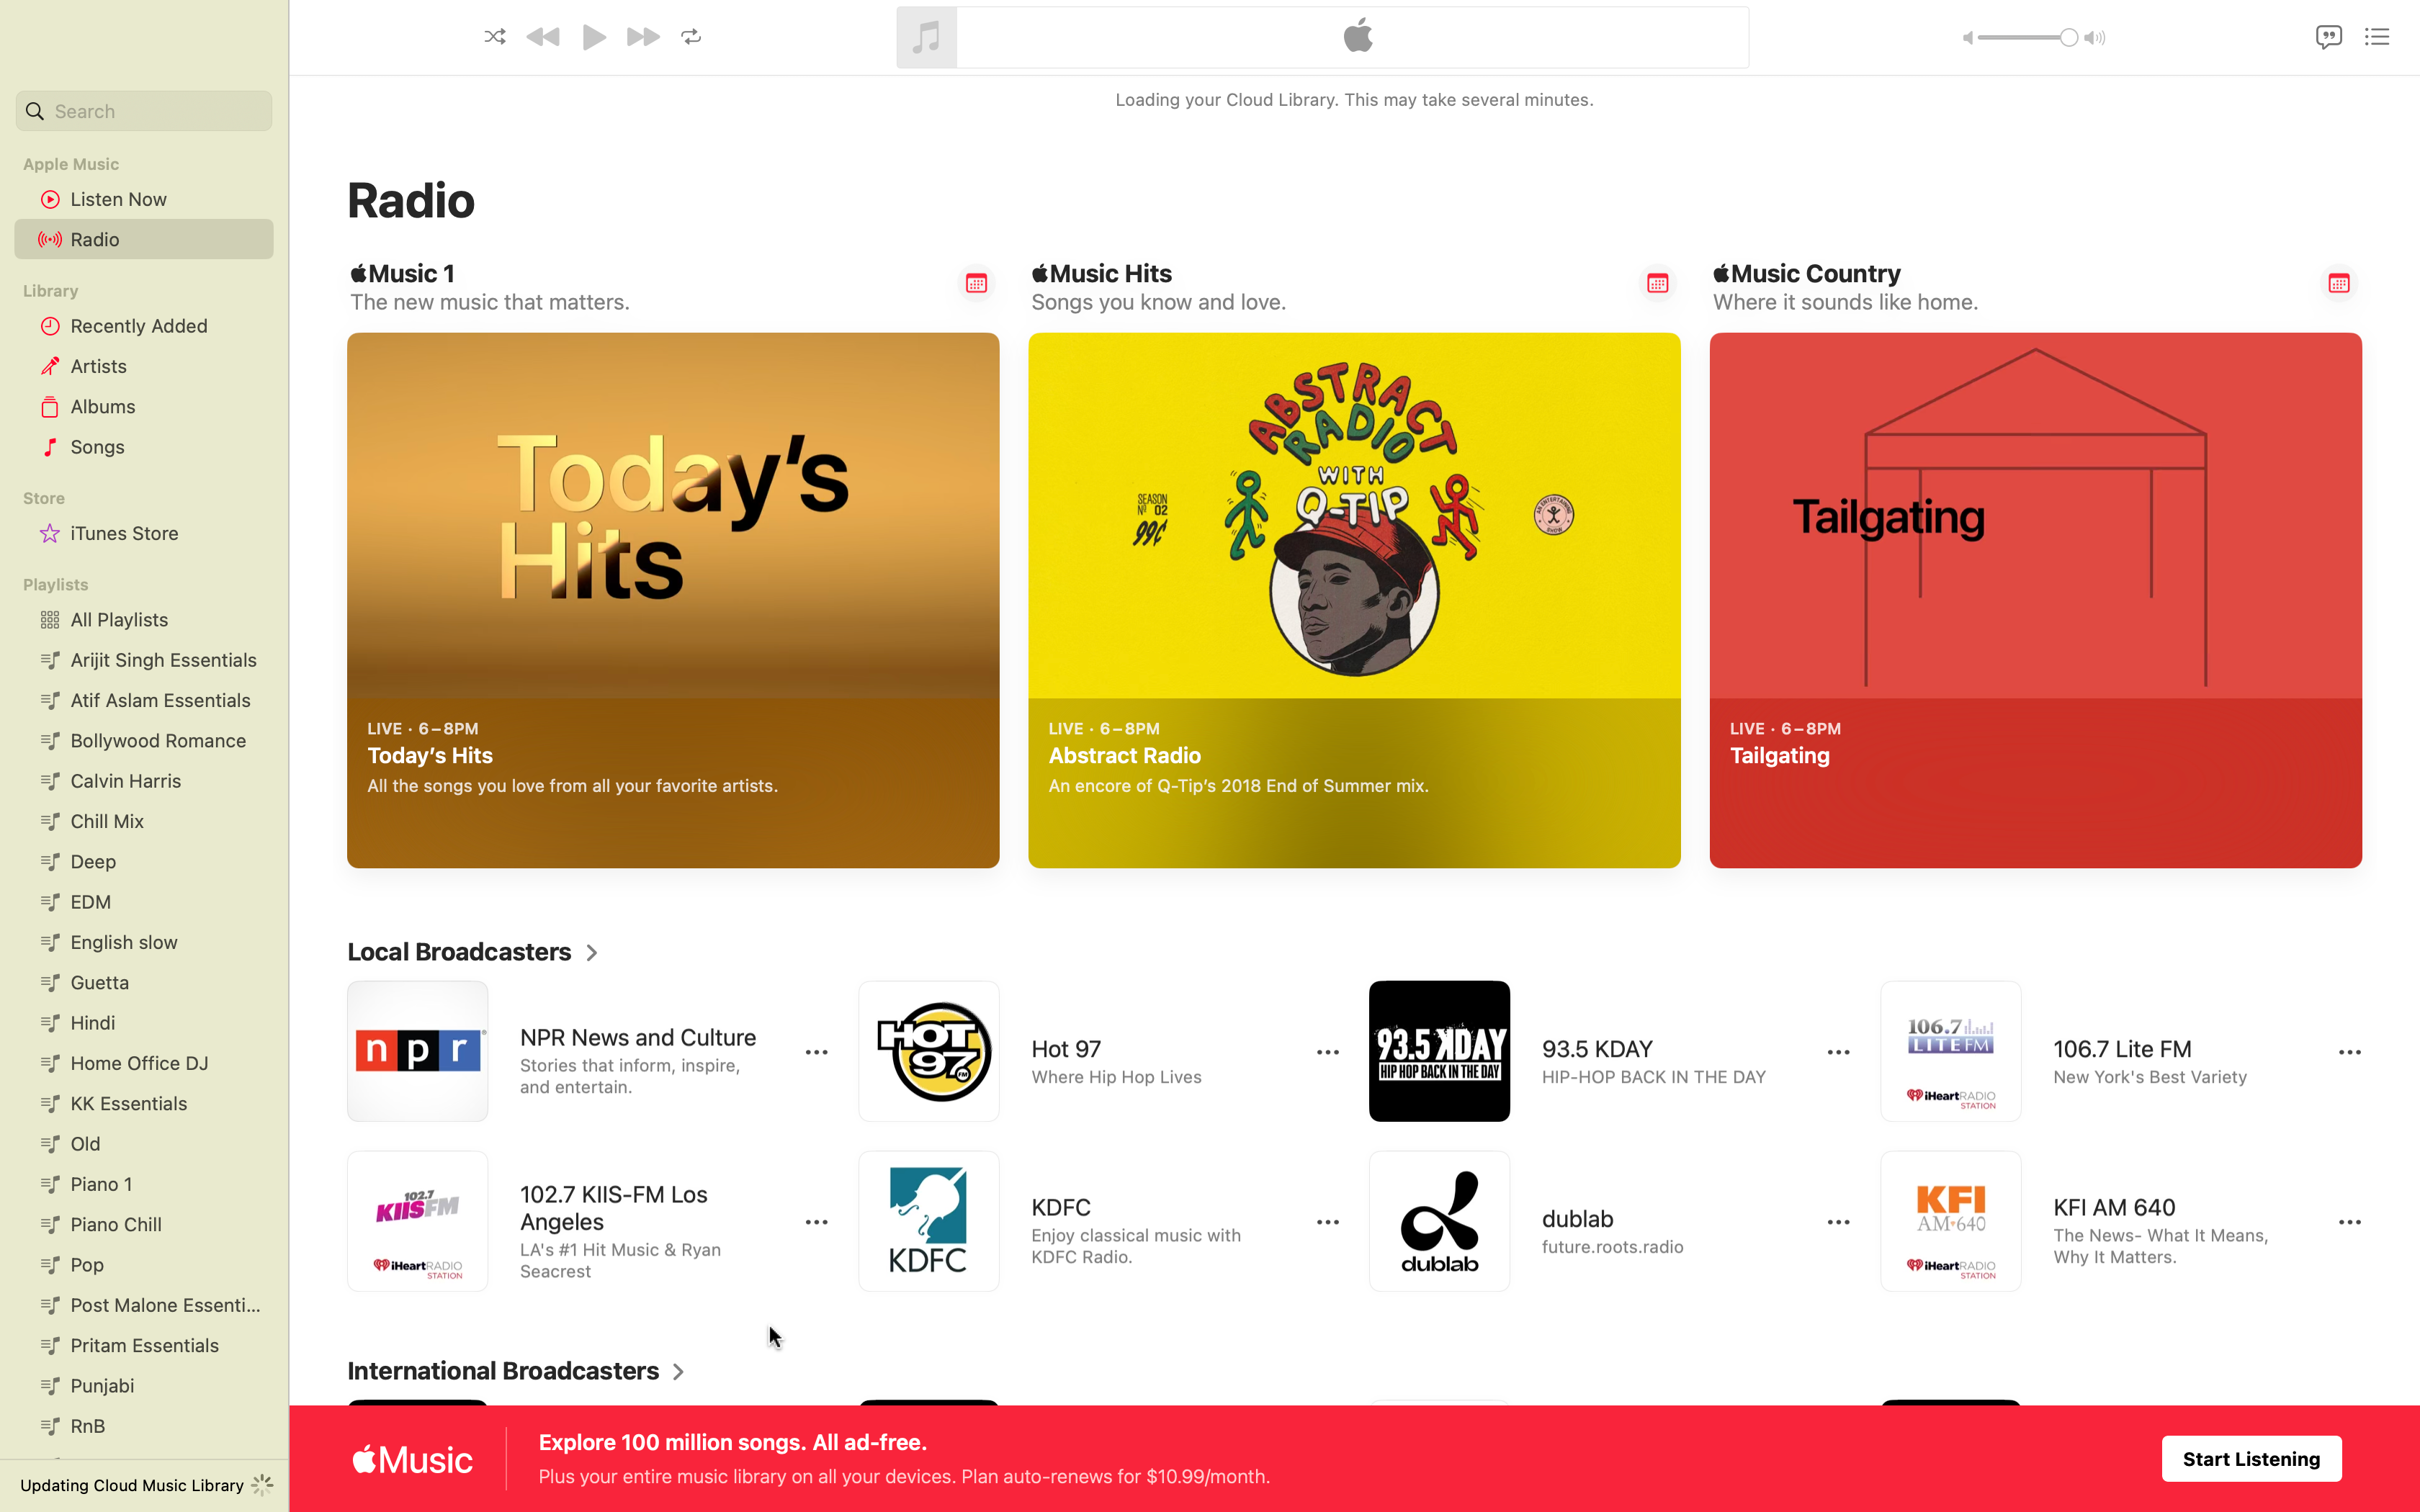  Describe the element at coordinates (2339, 281) in the screenshot. I see `Remind me of Music Country` at that location.